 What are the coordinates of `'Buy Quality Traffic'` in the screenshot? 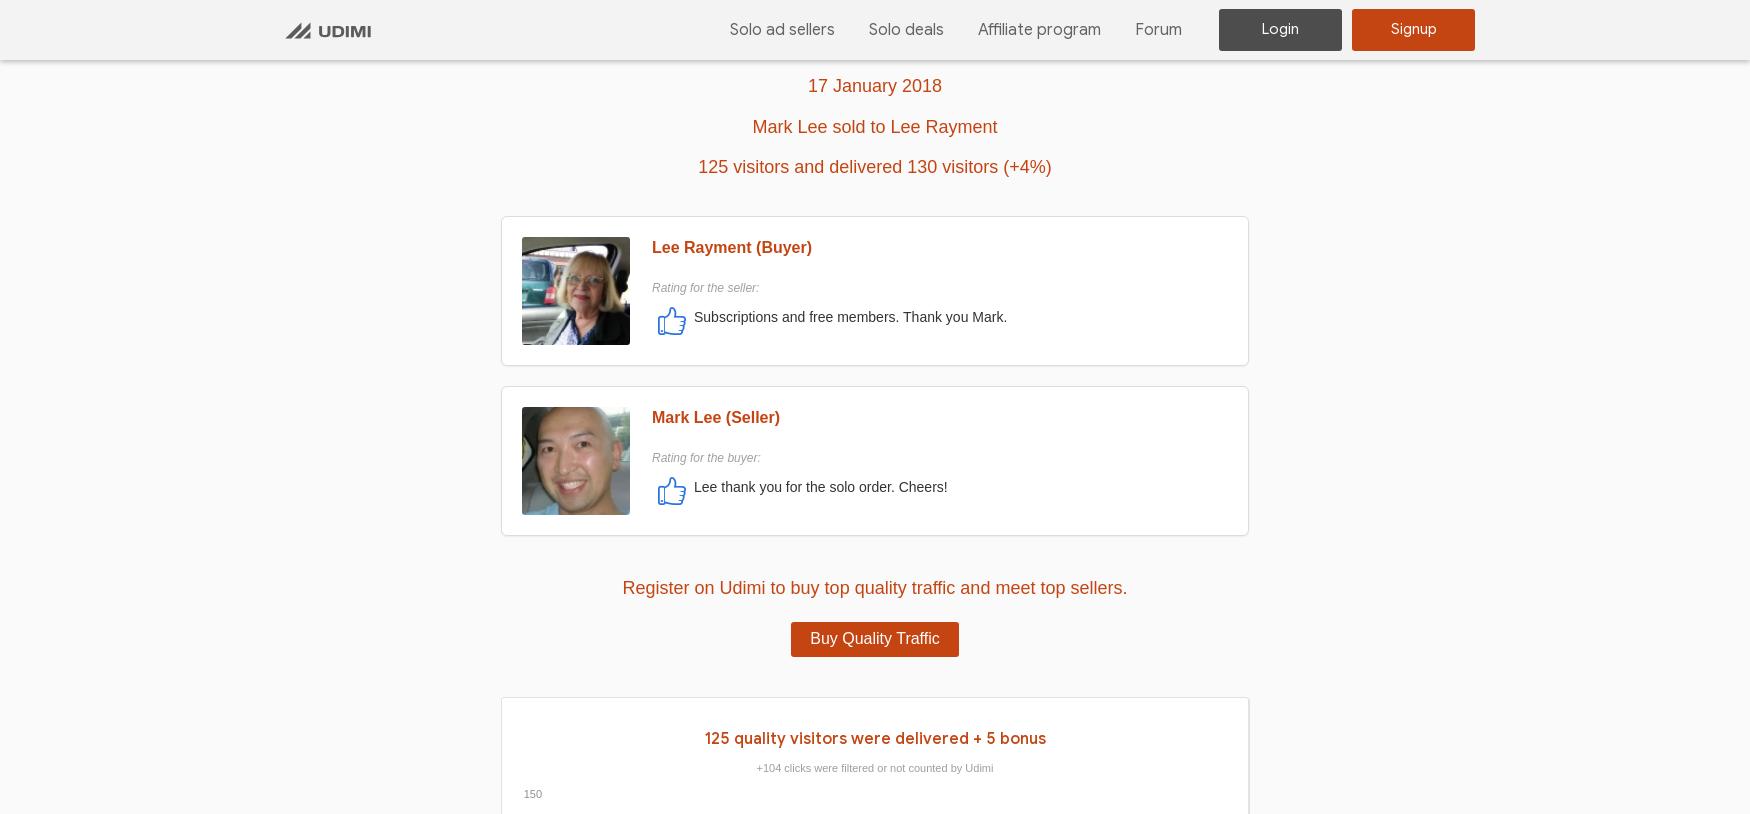 It's located at (874, 637).